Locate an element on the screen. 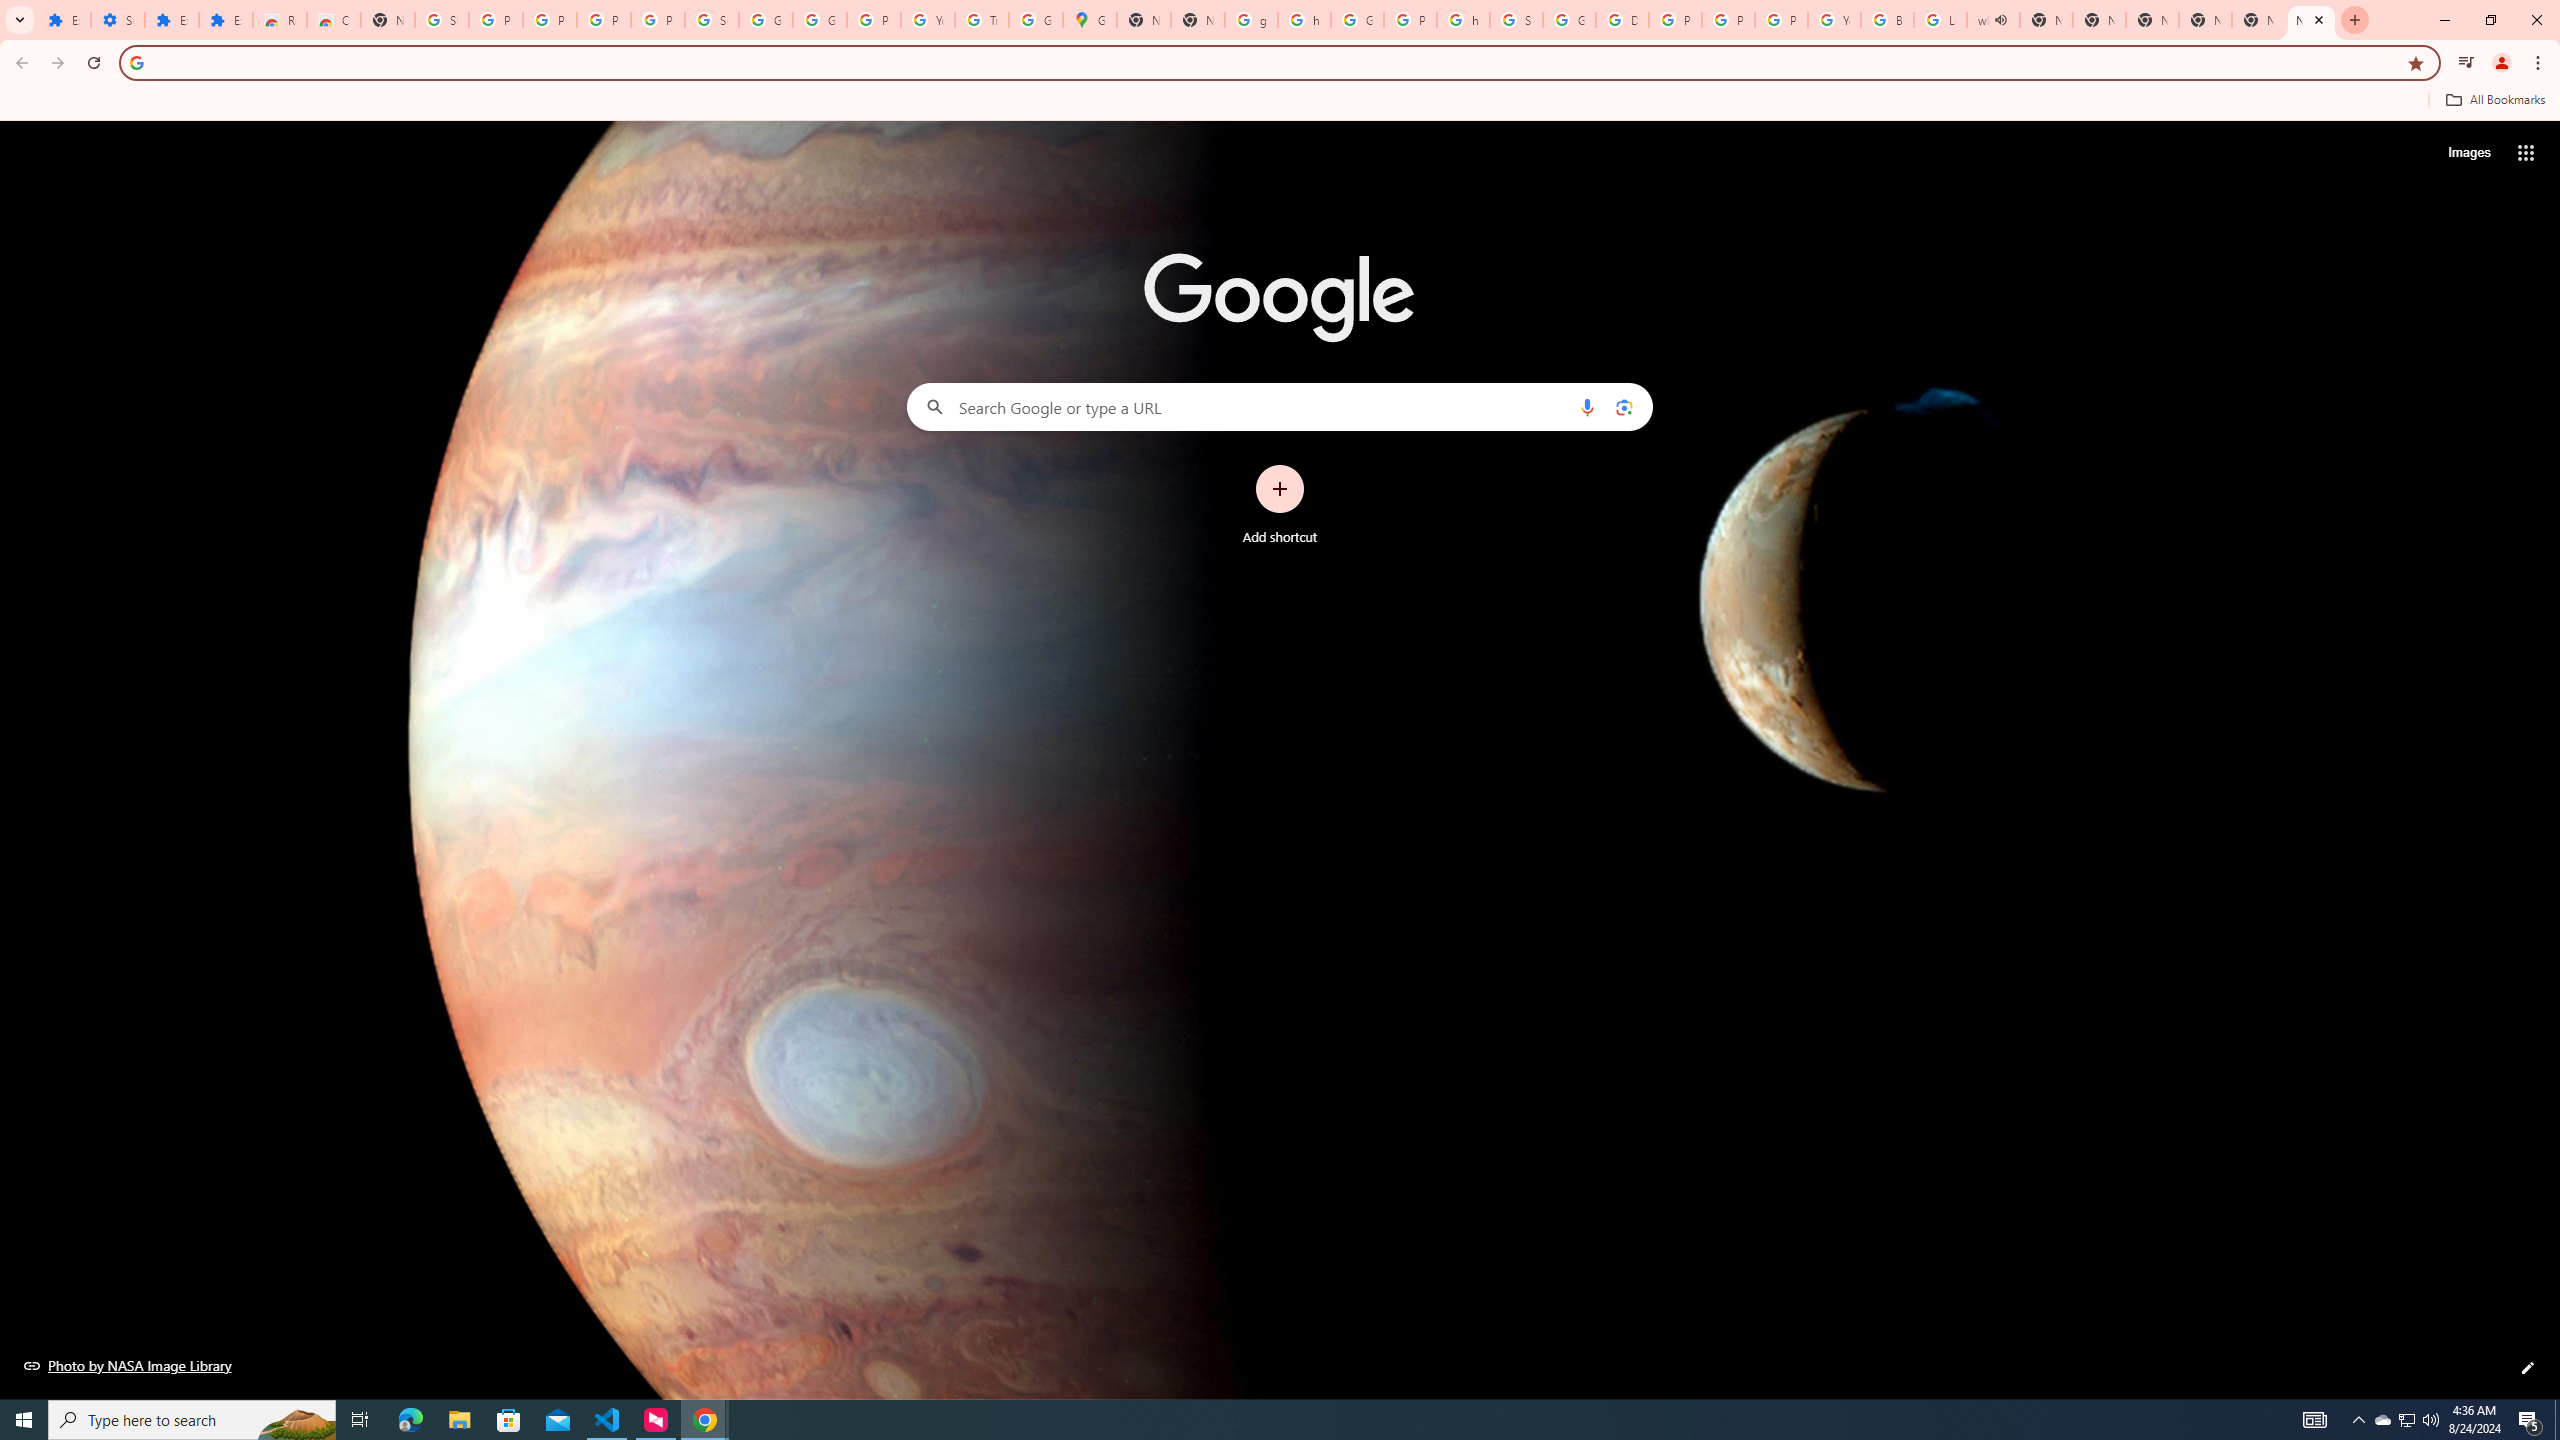 The width and height of the screenshot is (2560, 1440). 'Privacy Help Center - Policies Help' is located at coordinates (1675, 19).